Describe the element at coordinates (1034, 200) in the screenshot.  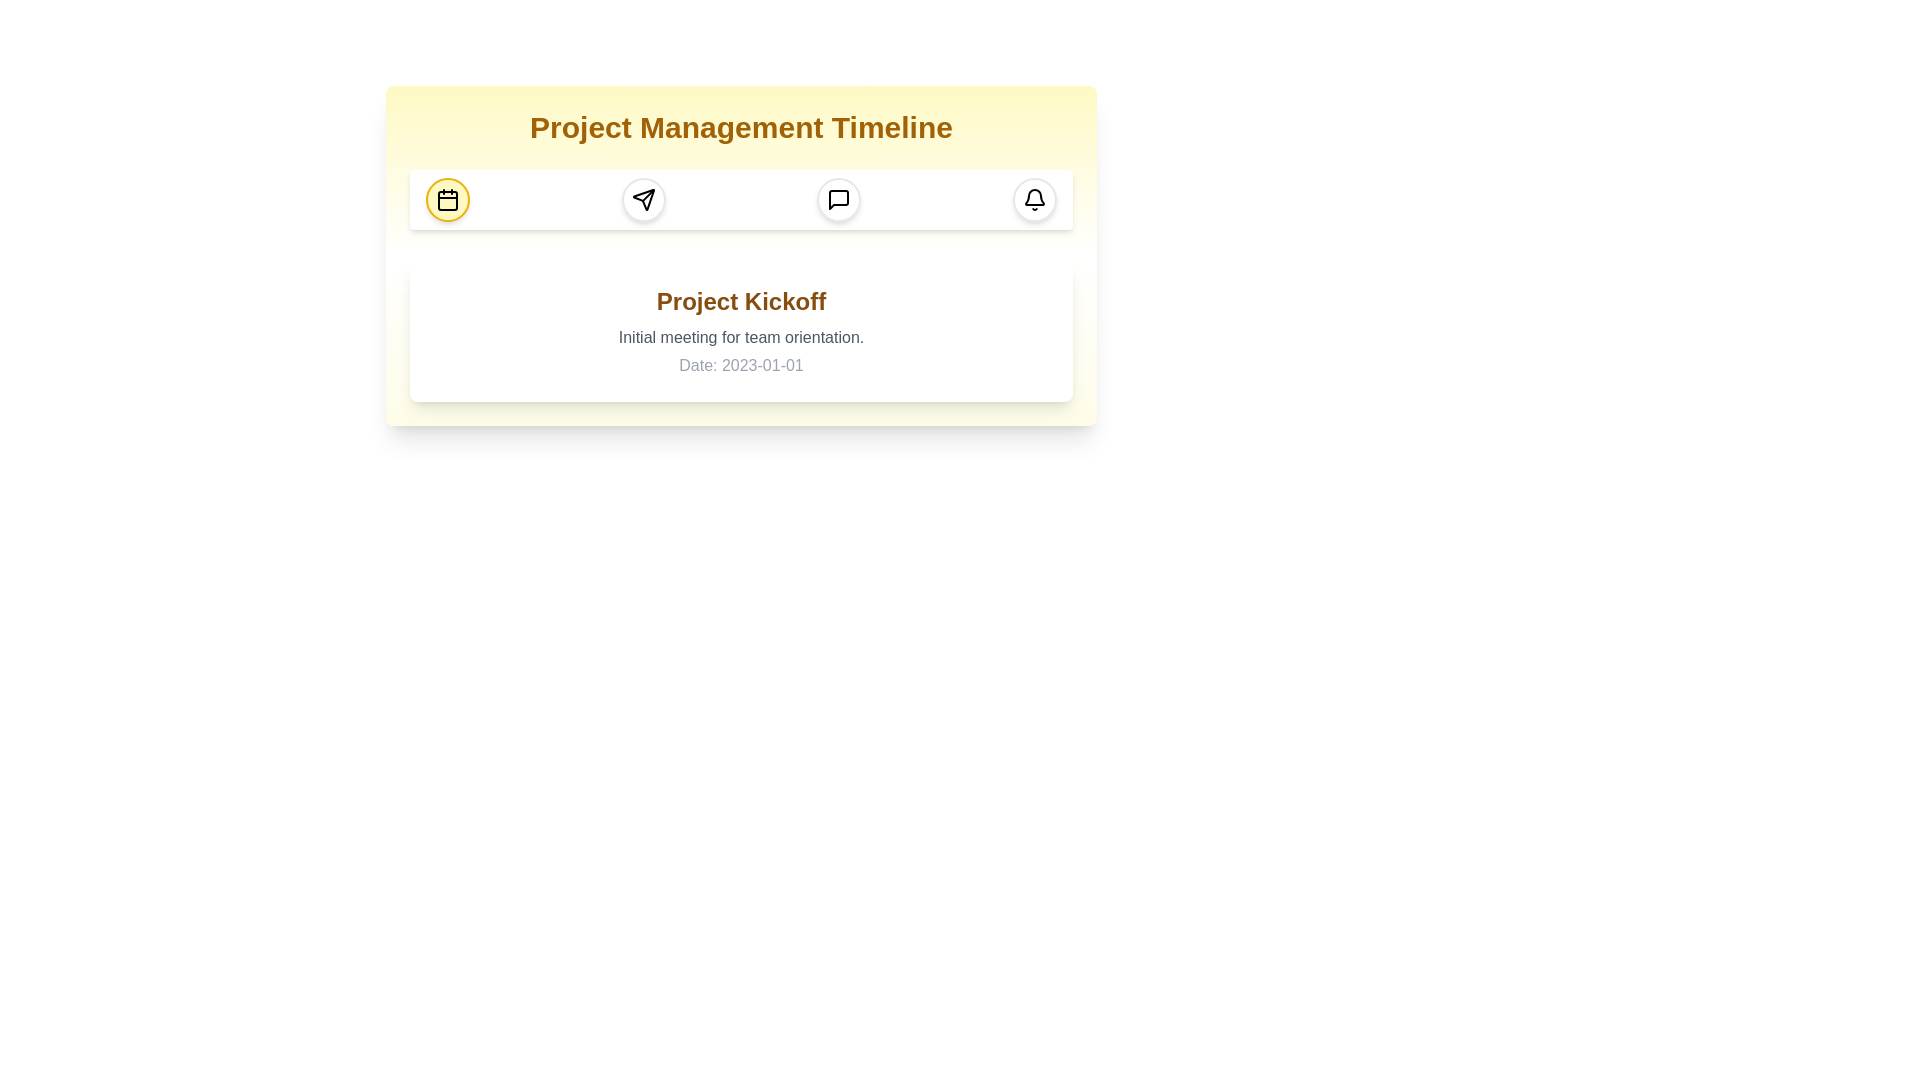
I see `the notification button located at the rightmost position of the header section in the 'Project Management Timeline' panel` at that location.